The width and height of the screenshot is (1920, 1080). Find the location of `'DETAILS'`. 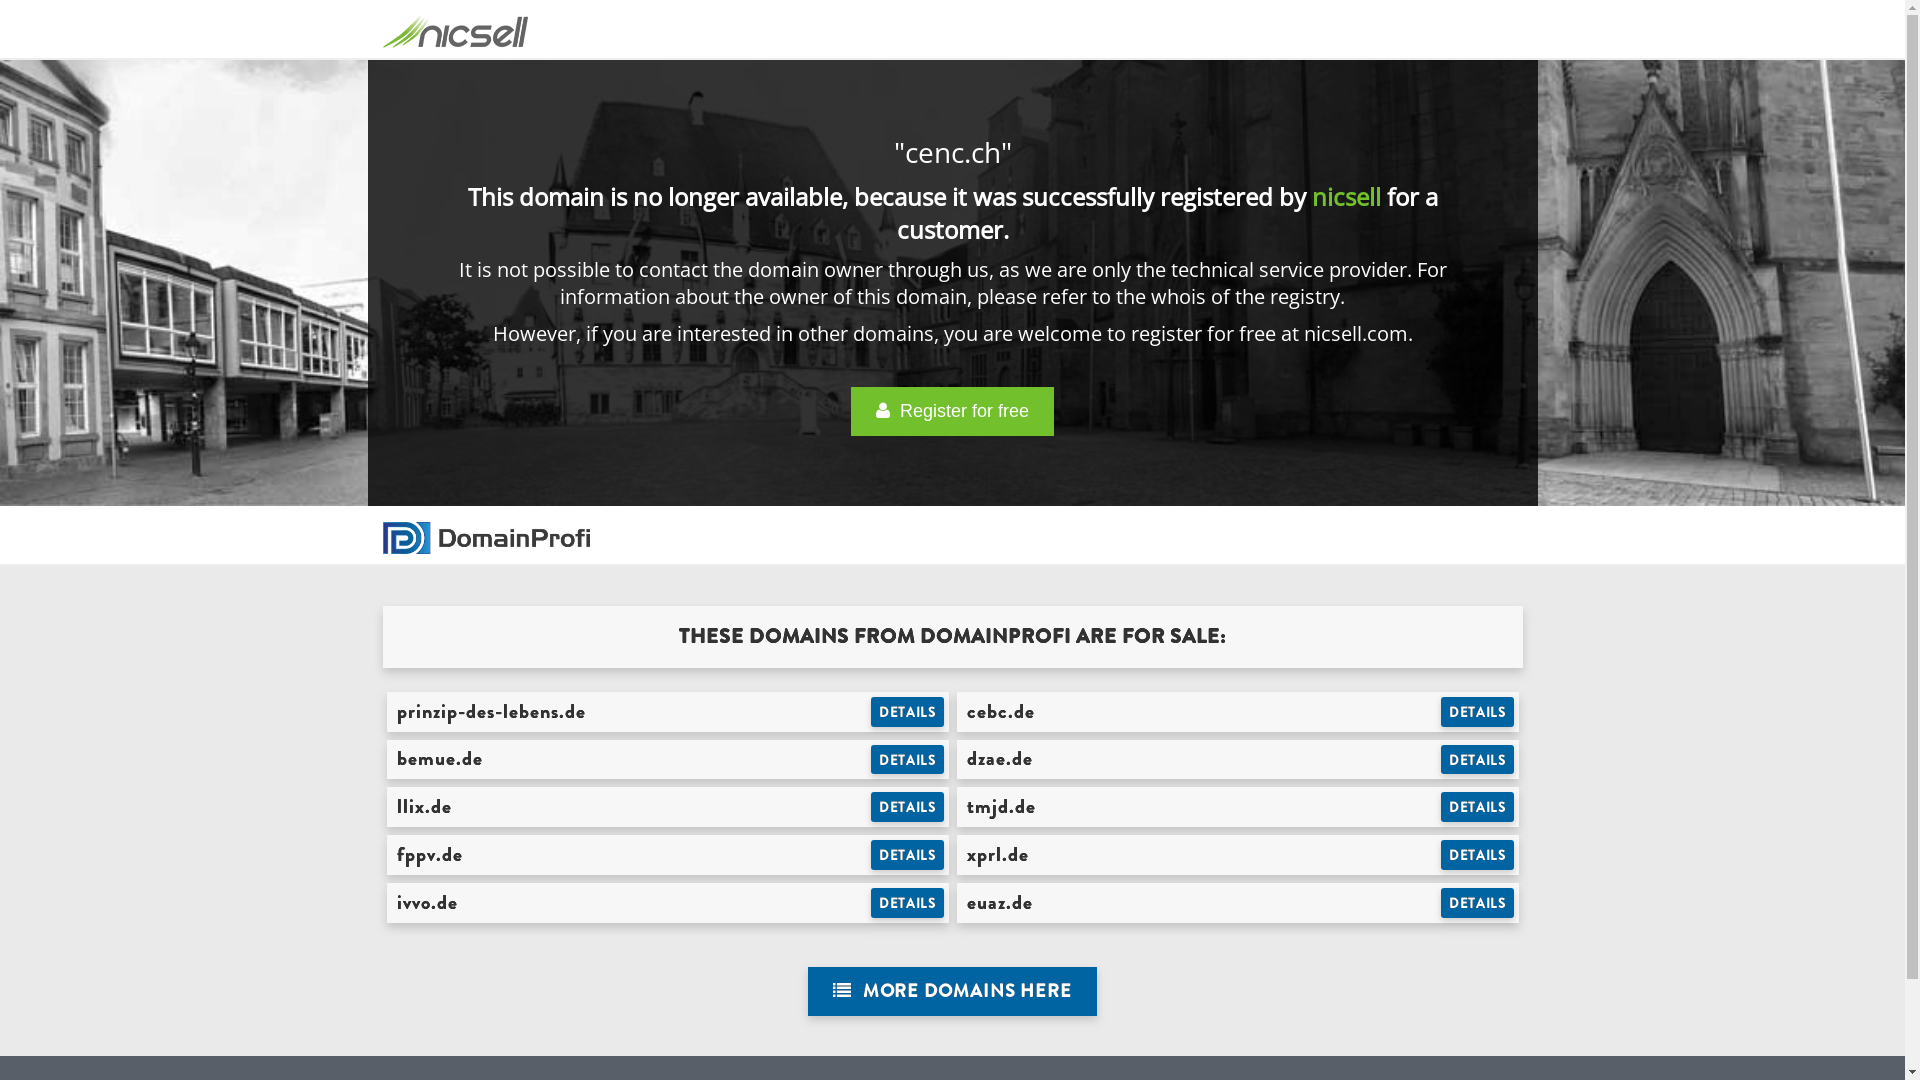

'DETAILS' is located at coordinates (906, 902).